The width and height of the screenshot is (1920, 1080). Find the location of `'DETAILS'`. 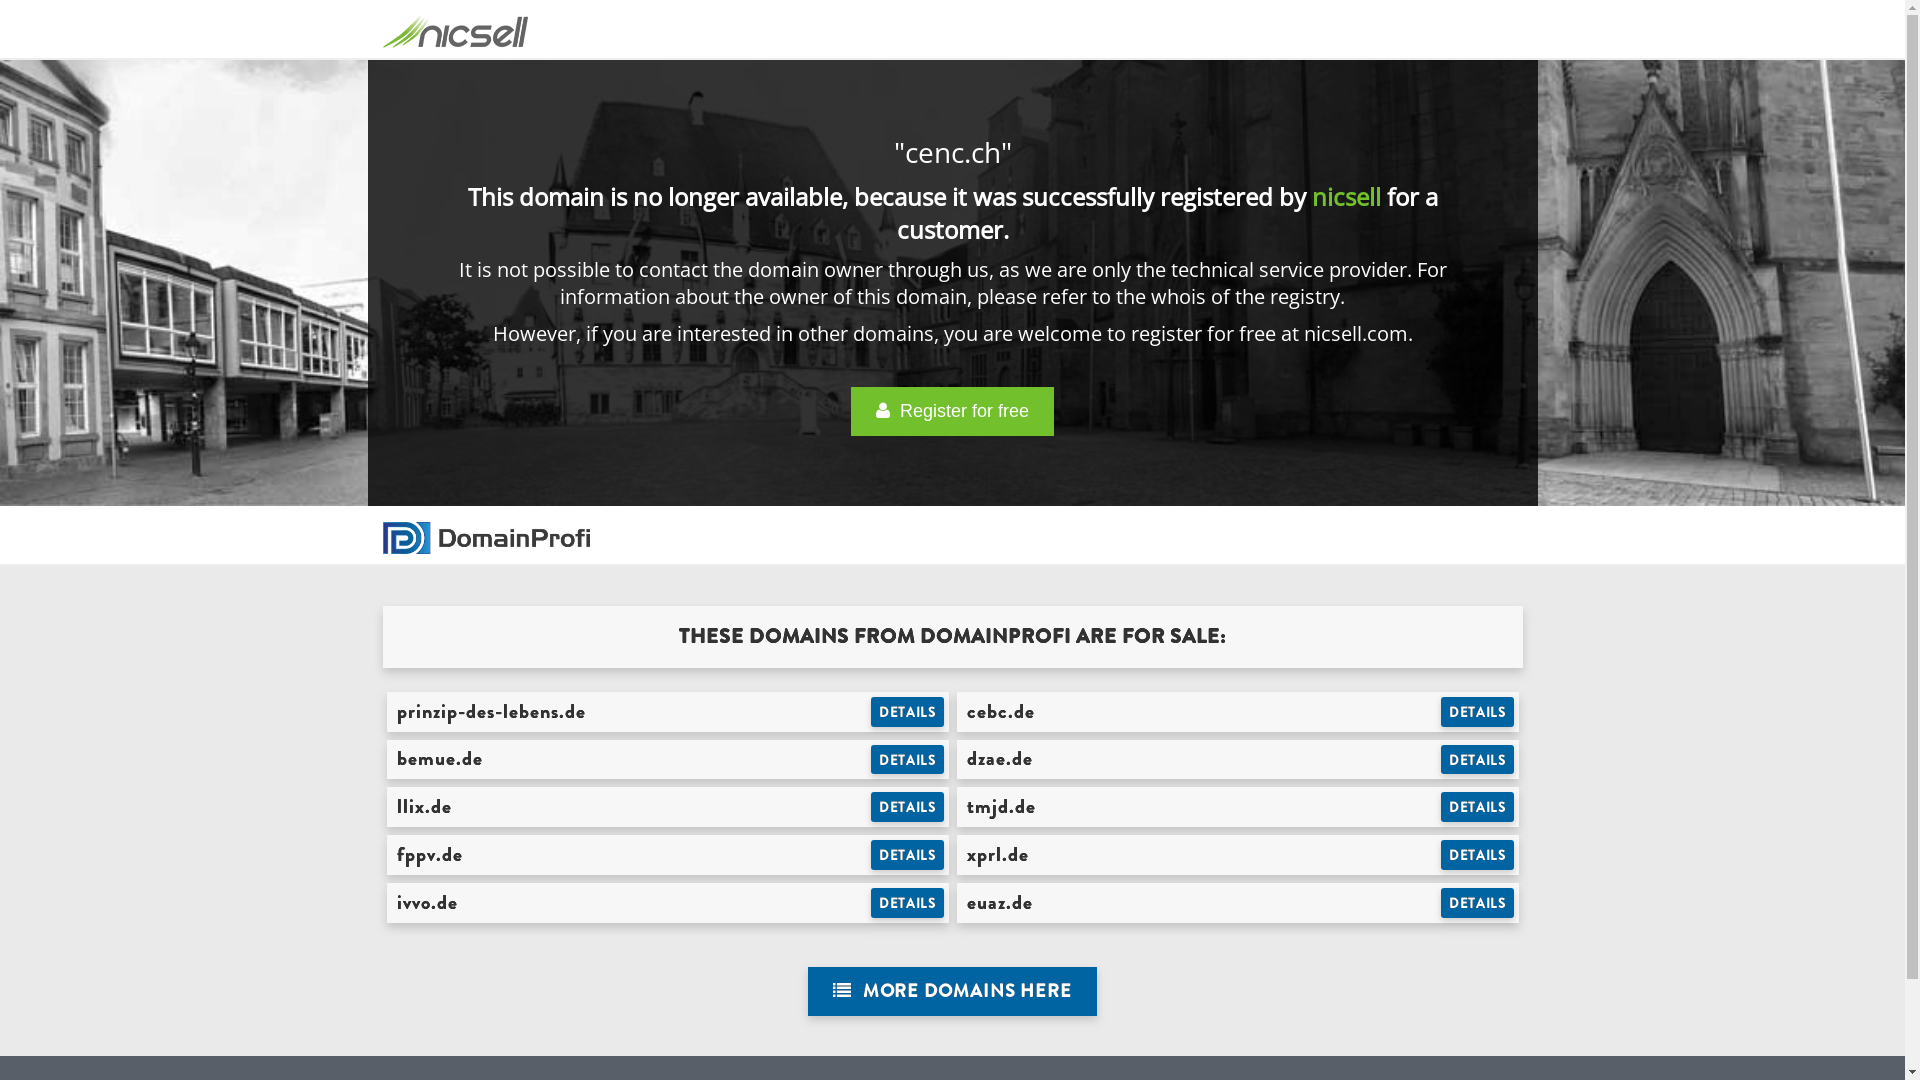

'DETAILS' is located at coordinates (906, 902).